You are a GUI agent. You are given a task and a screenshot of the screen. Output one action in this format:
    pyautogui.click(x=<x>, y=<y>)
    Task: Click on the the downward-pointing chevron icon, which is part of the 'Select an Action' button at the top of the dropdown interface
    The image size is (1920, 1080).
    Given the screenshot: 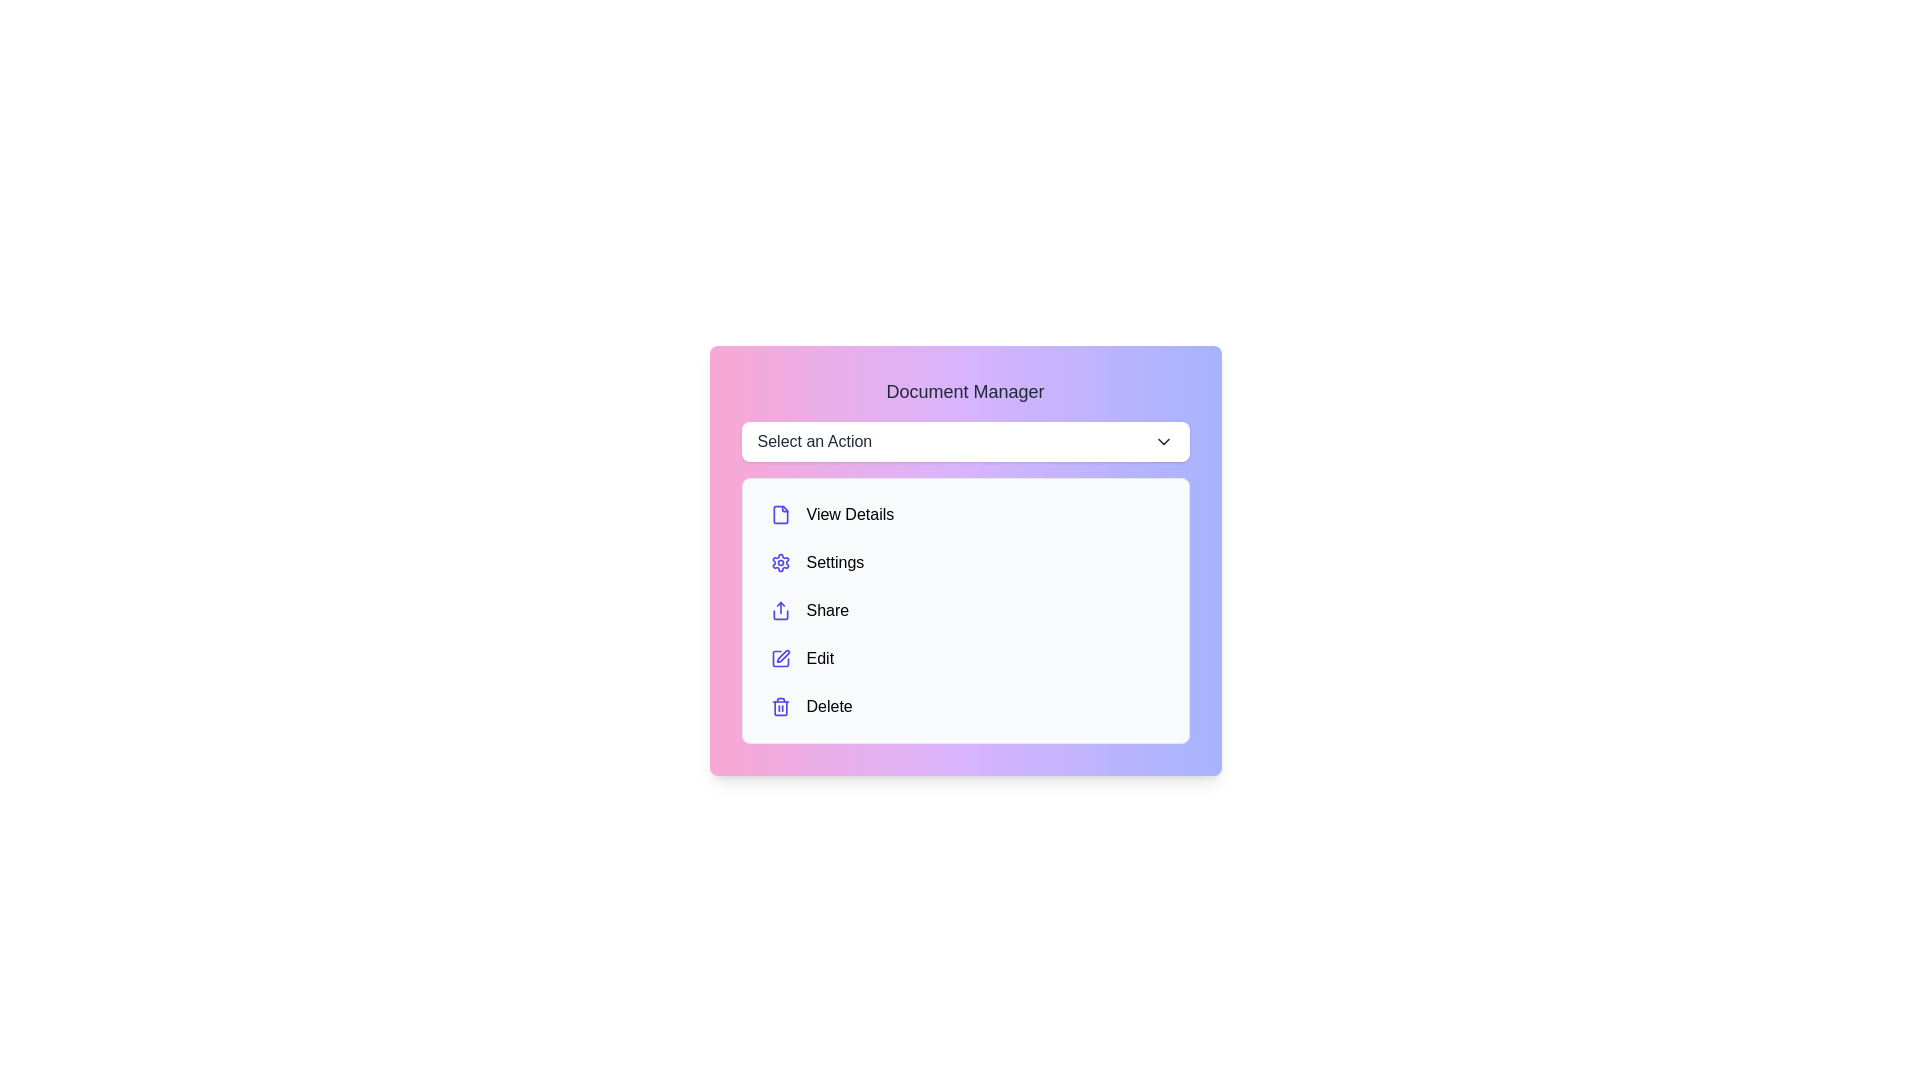 What is the action you would take?
    pyautogui.click(x=1163, y=441)
    